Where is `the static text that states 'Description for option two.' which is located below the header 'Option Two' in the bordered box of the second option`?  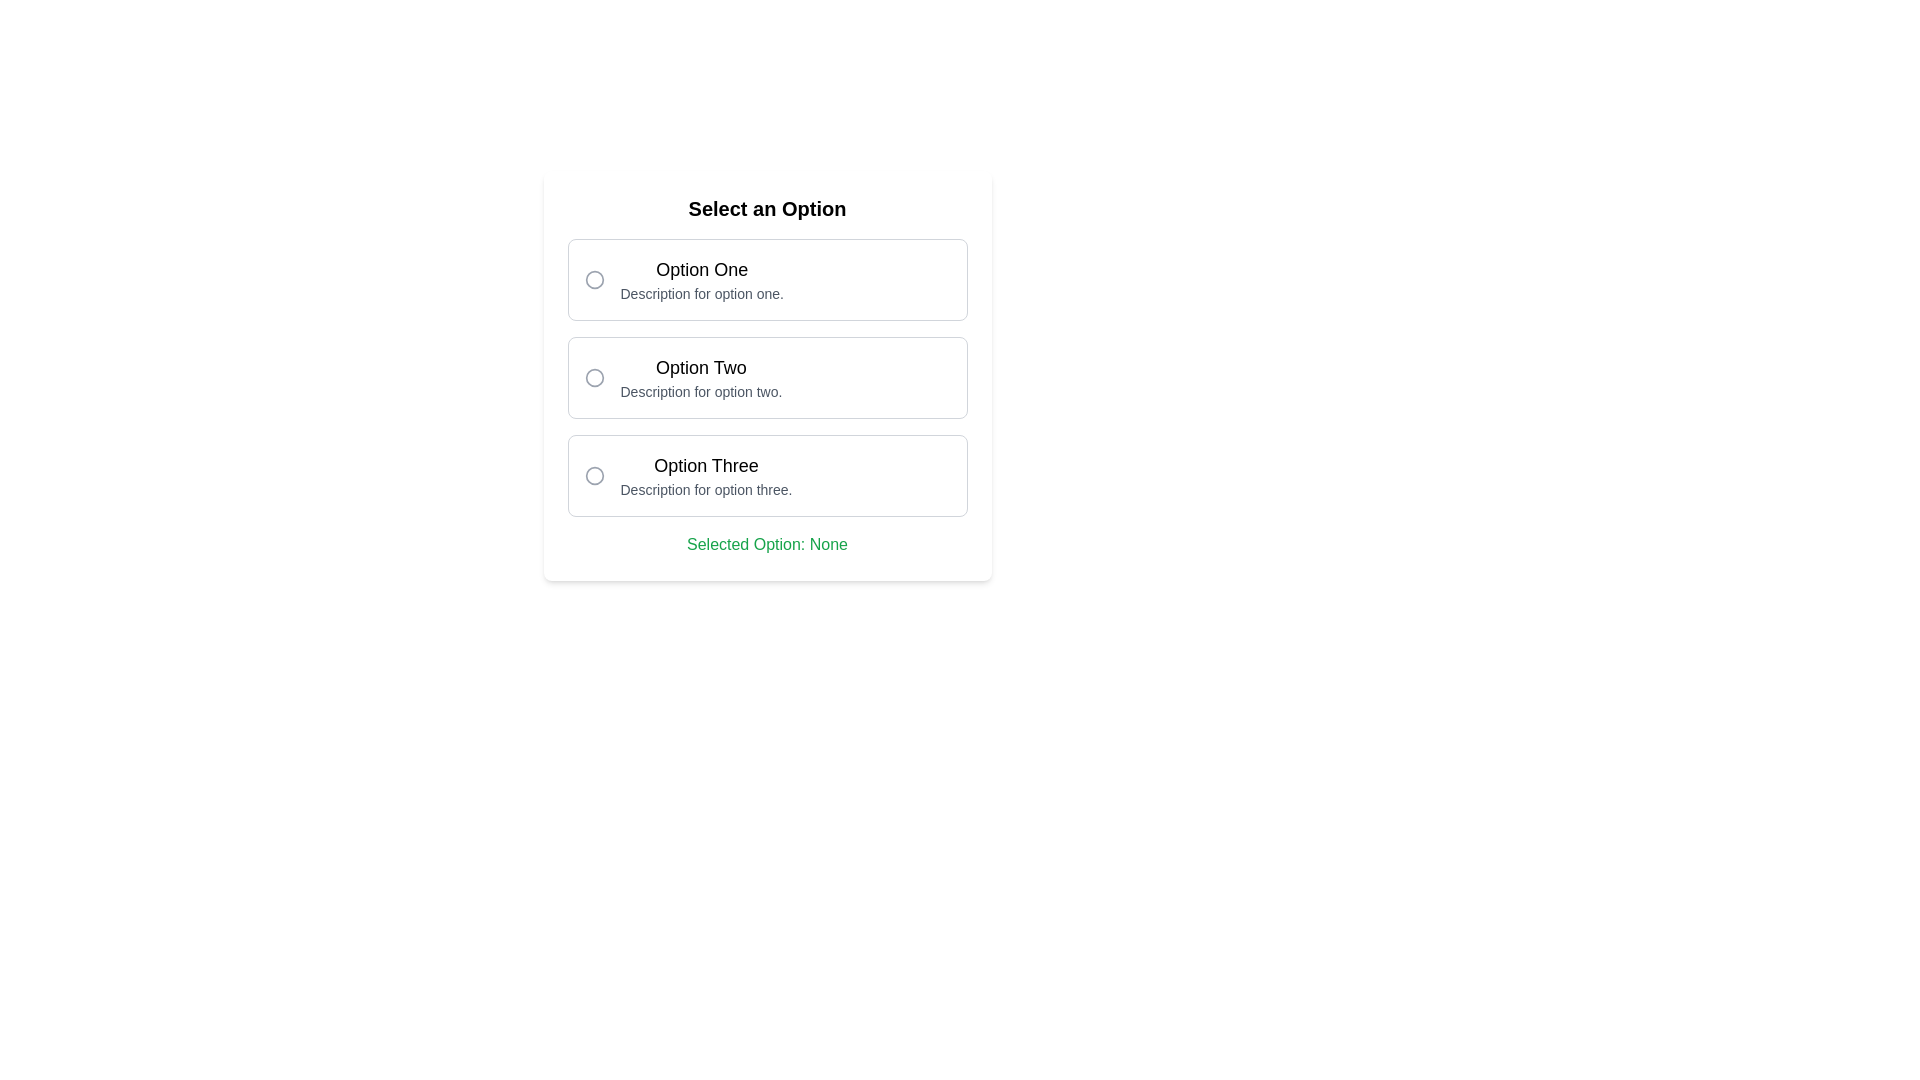 the static text that states 'Description for option two.' which is located below the header 'Option Two' in the bordered box of the second option is located at coordinates (701, 392).